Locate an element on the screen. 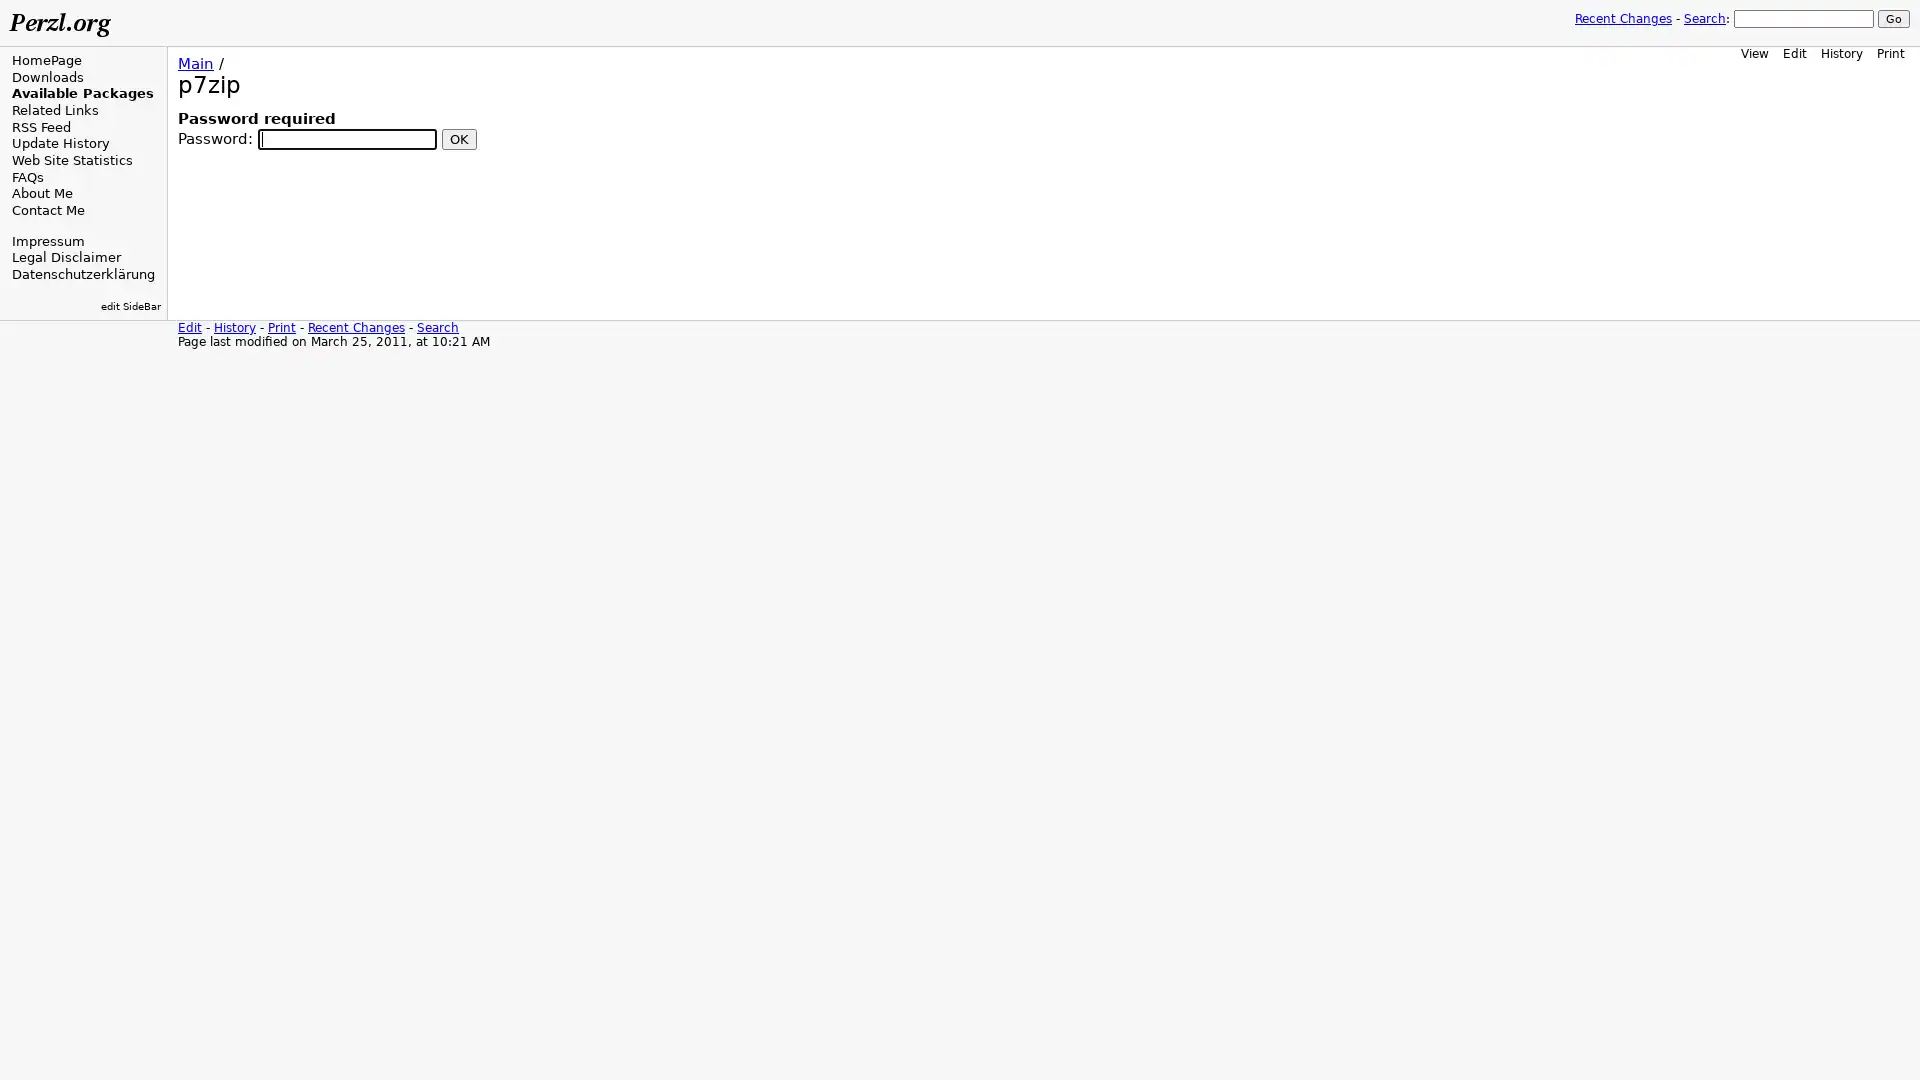  Go is located at coordinates (1893, 19).